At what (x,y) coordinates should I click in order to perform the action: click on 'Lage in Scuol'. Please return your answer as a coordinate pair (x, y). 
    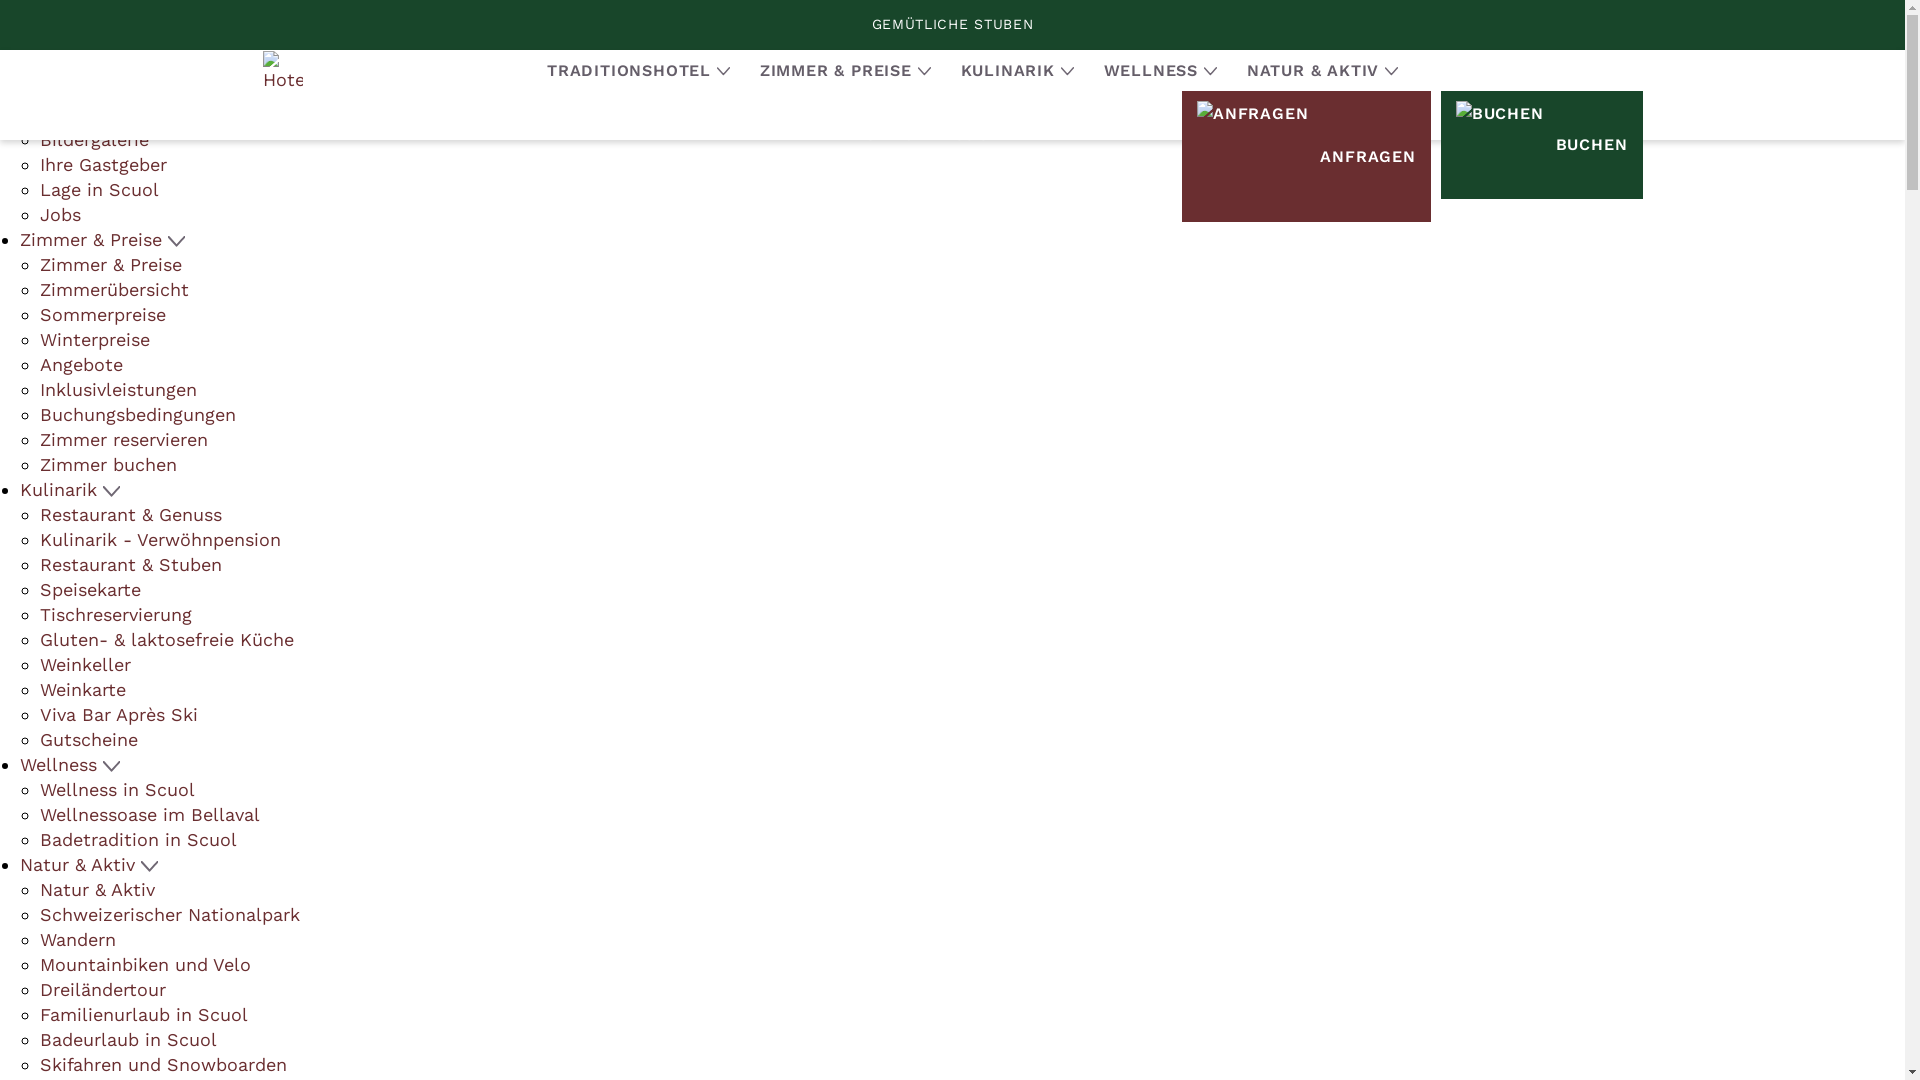
    Looking at the image, I should click on (98, 189).